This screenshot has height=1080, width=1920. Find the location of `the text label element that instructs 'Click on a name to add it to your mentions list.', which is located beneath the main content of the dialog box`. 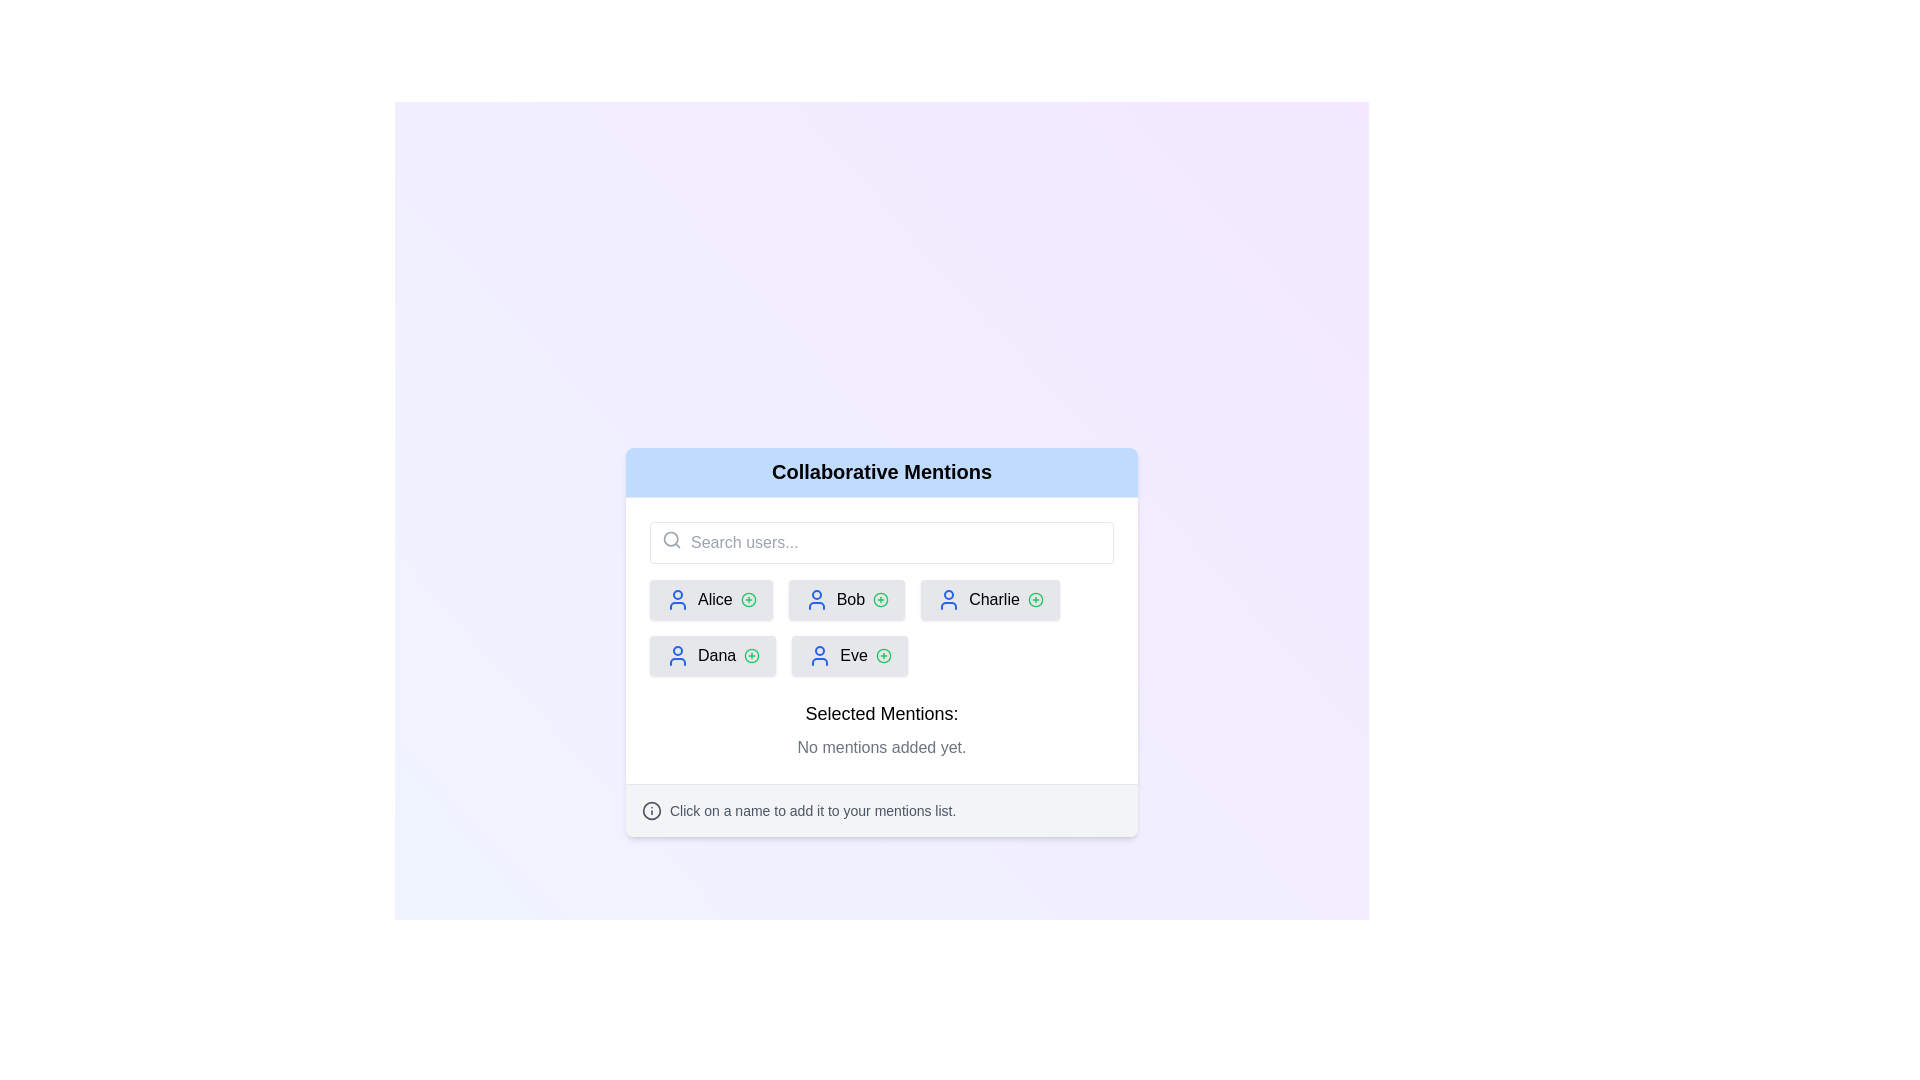

the text label element that instructs 'Click on a name to add it to your mentions list.', which is located beneath the main content of the dialog box is located at coordinates (813, 810).